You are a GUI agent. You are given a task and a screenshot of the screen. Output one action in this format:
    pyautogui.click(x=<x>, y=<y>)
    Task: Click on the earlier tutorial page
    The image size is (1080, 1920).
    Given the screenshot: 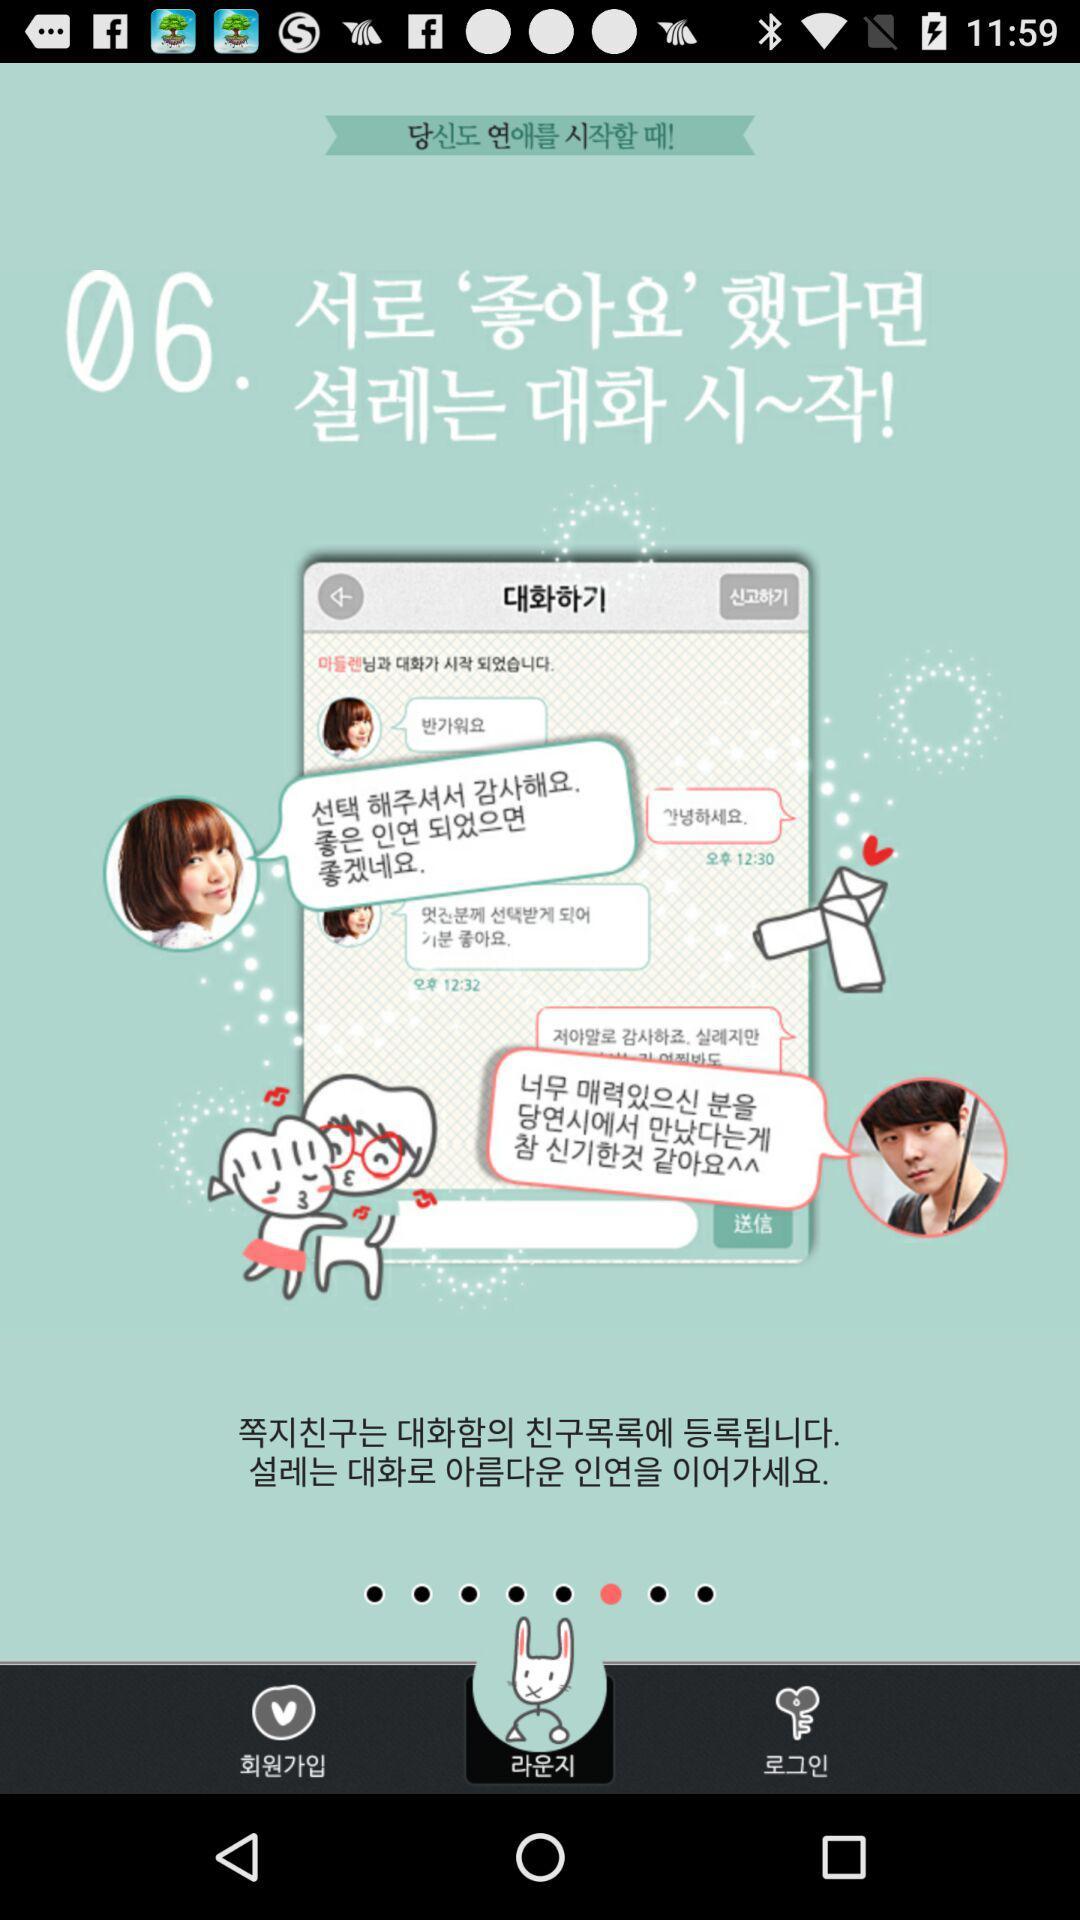 What is the action you would take?
    pyautogui.click(x=469, y=1593)
    